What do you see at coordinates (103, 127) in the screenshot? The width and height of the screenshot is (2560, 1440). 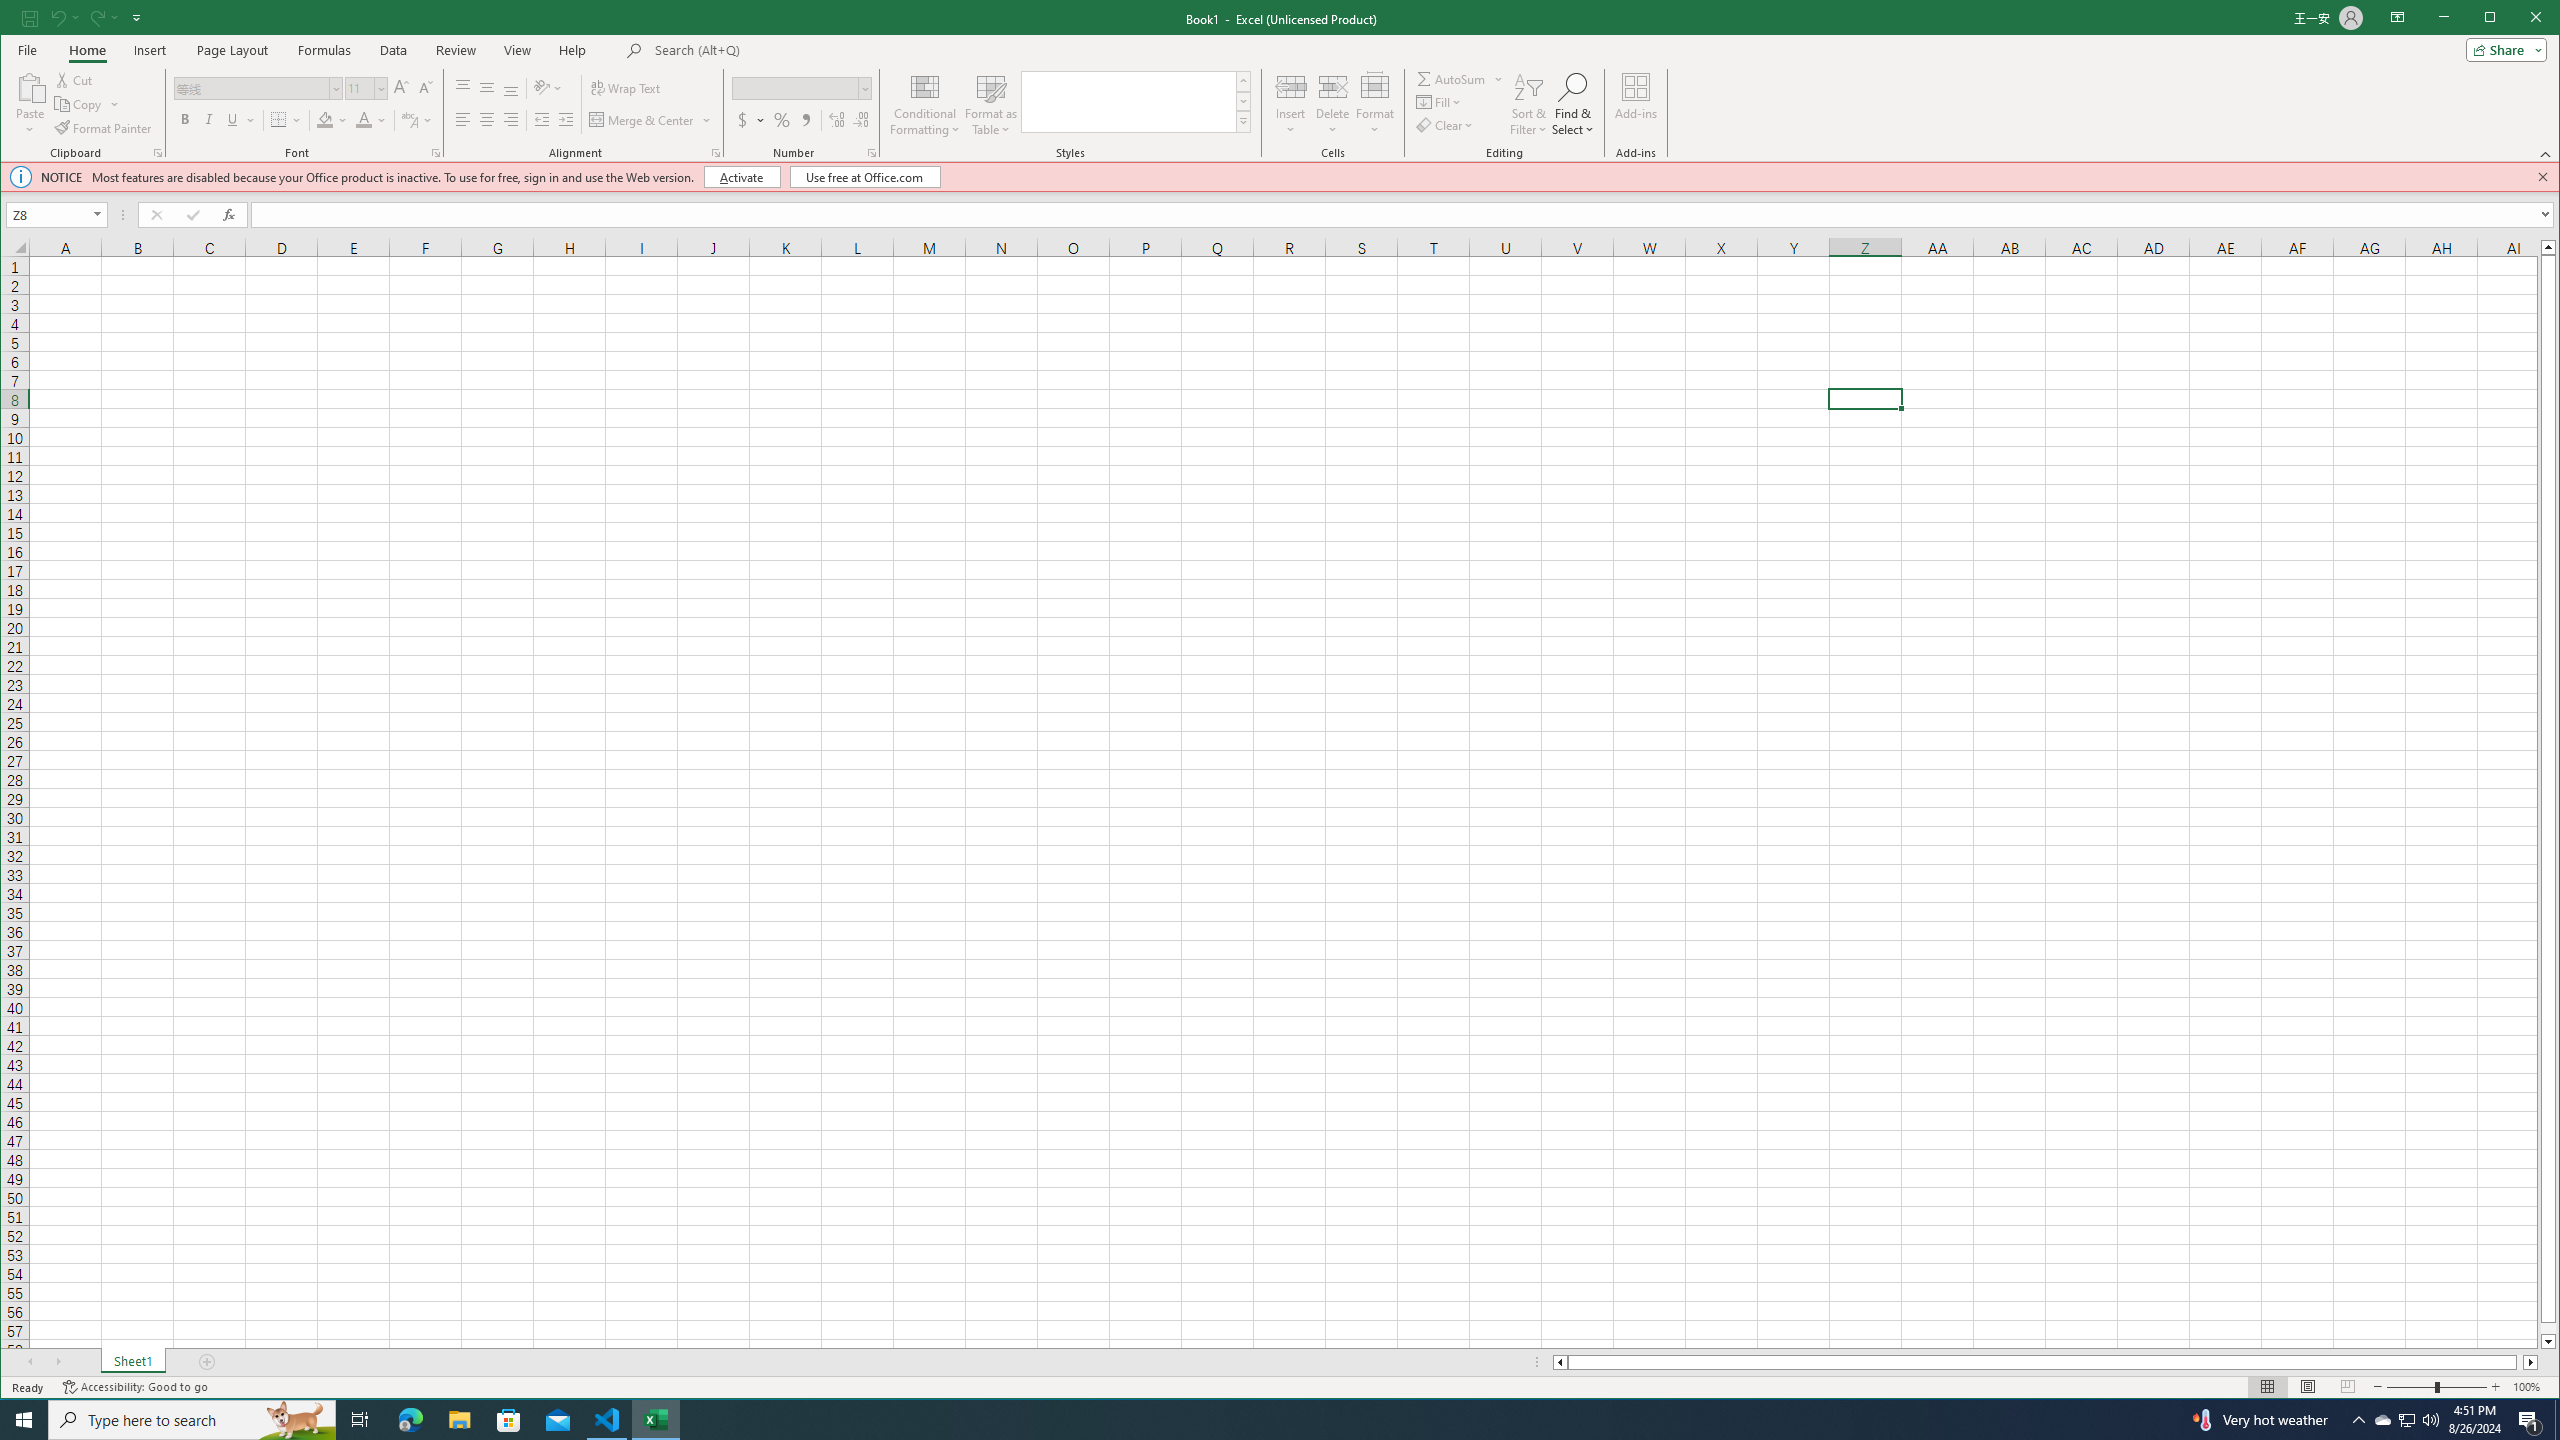 I see `'Format Painter'` at bounding box center [103, 127].